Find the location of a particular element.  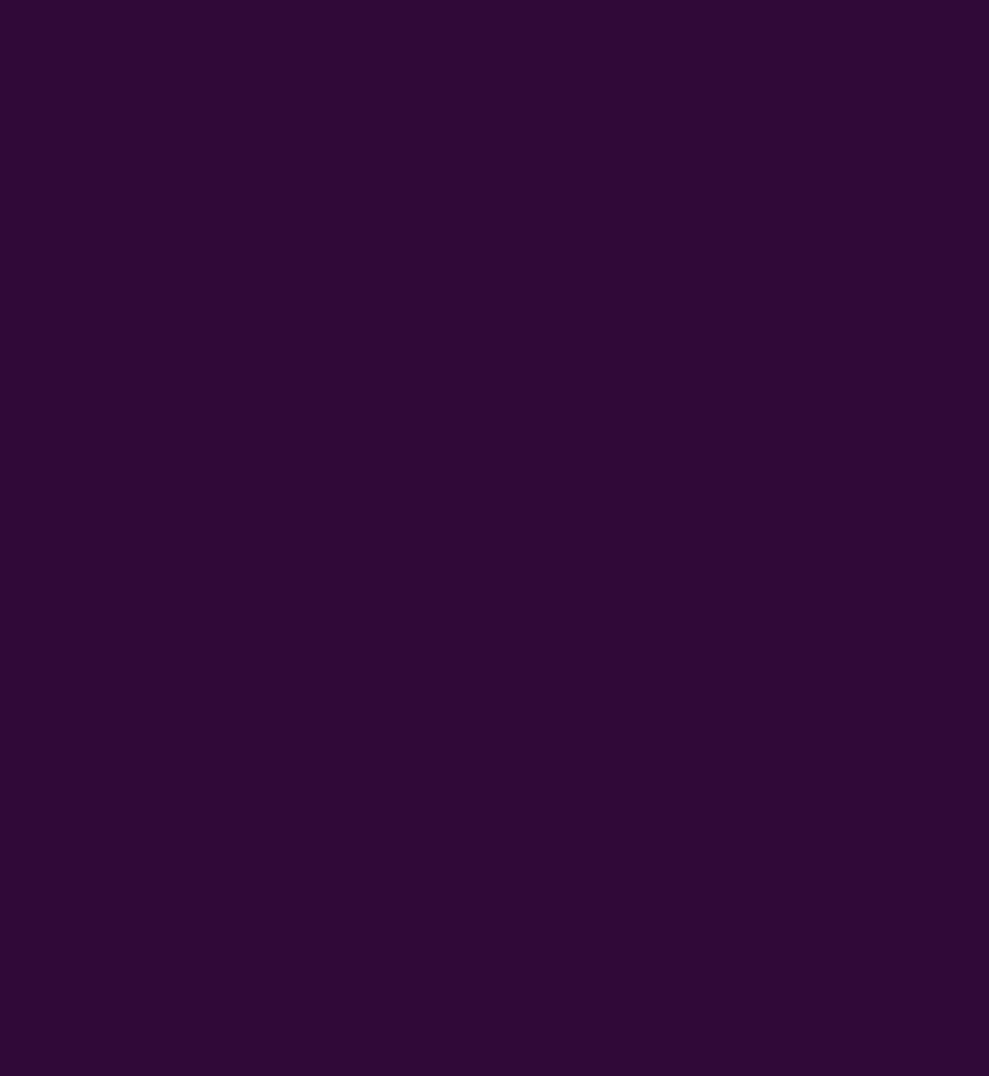

'https://www.jackpot.it' is located at coordinates (24, 963).